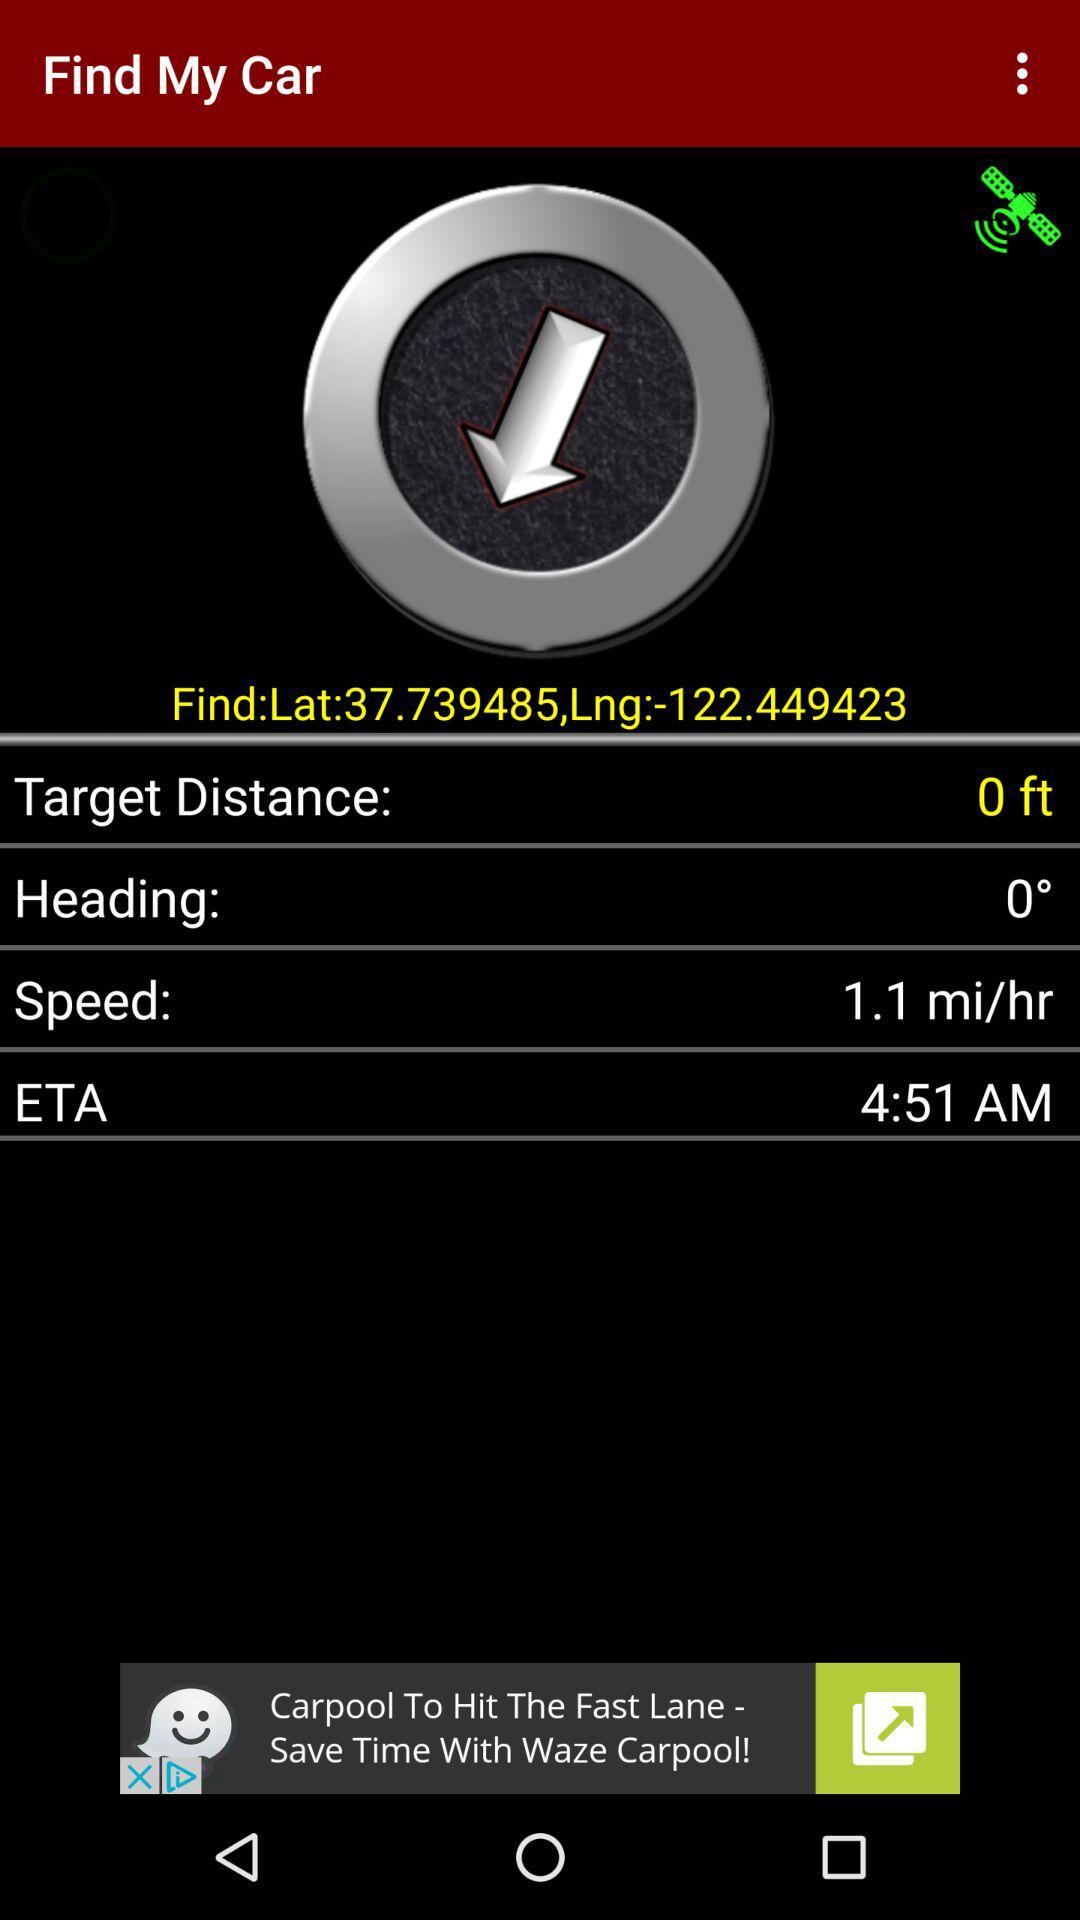 The width and height of the screenshot is (1080, 1920). What do you see at coordinates (540, 1727) in the screenshot?
I see `advertisement page` at bounding box center [540, 1727].